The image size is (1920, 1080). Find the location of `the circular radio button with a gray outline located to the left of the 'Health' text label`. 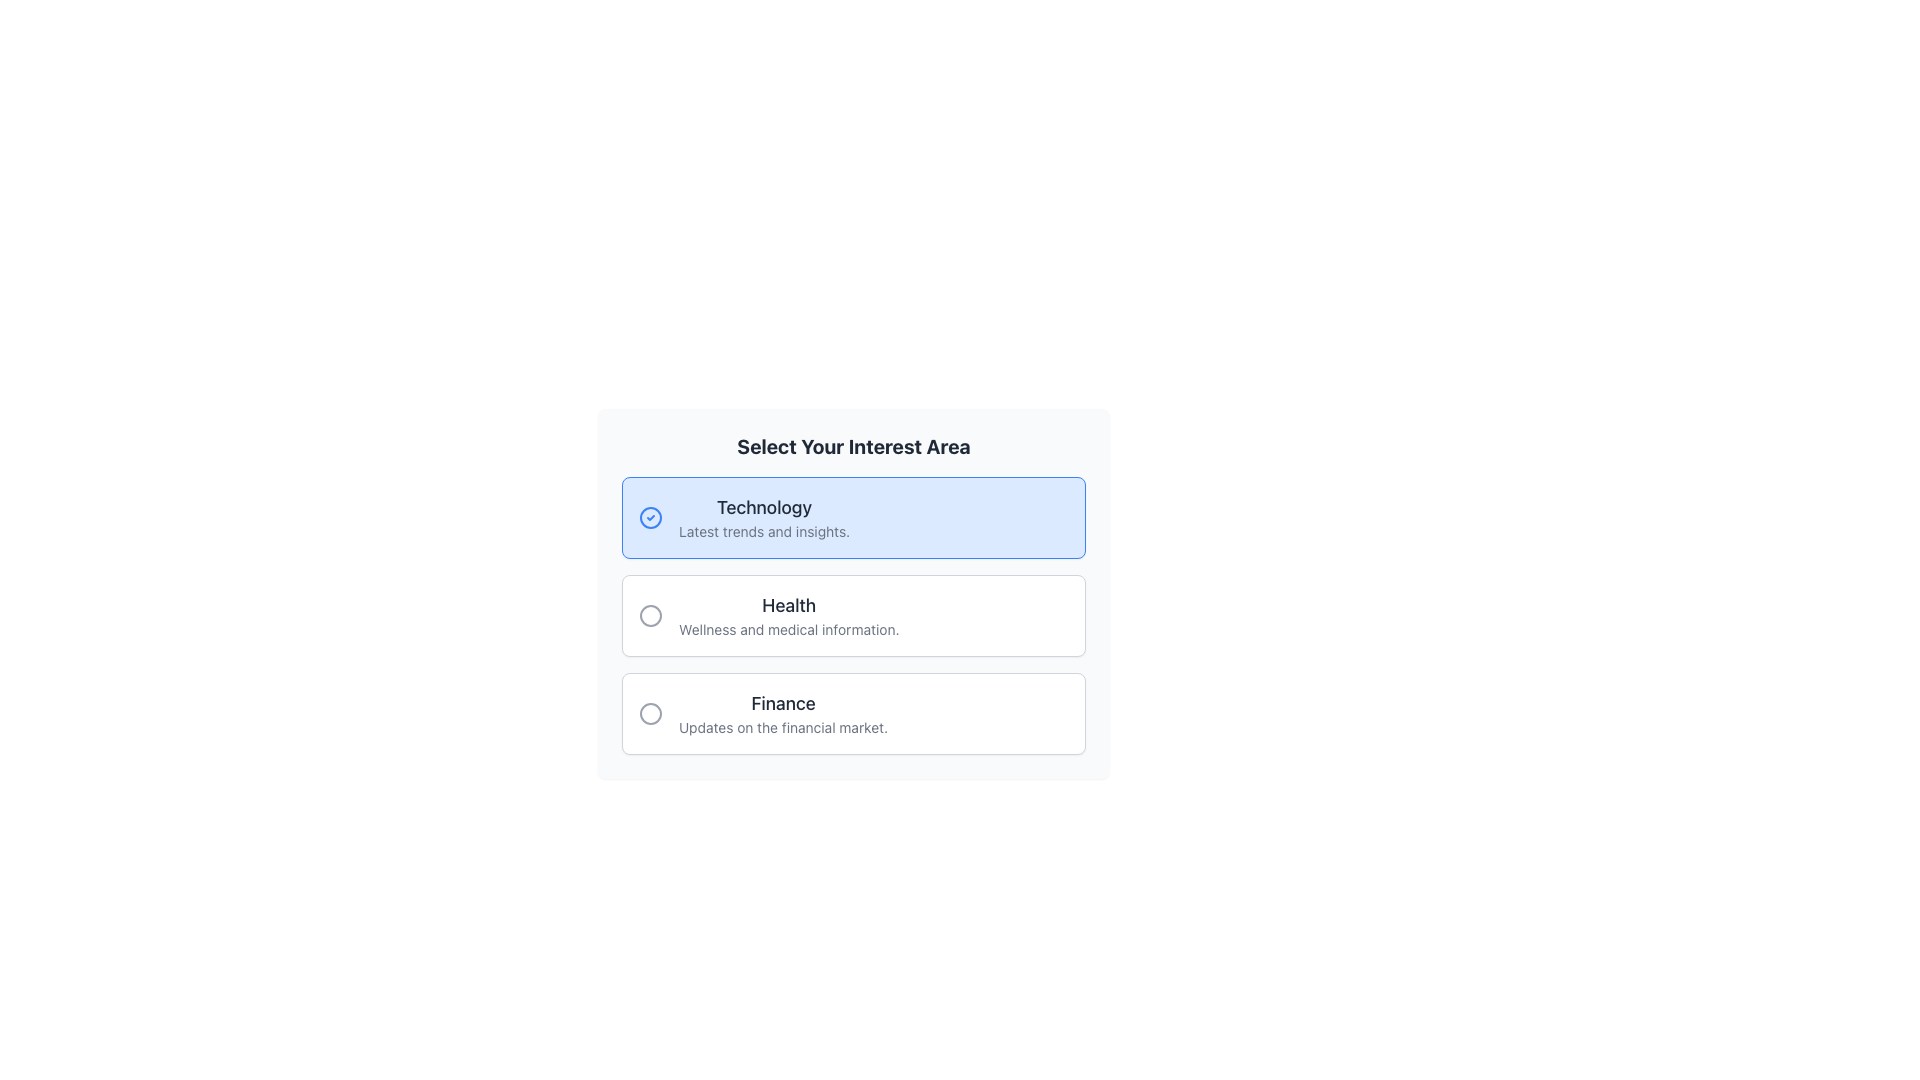

the circular radio button with a gray outline located to the left of the 'Health' text label is located at coordinates (651, 615).